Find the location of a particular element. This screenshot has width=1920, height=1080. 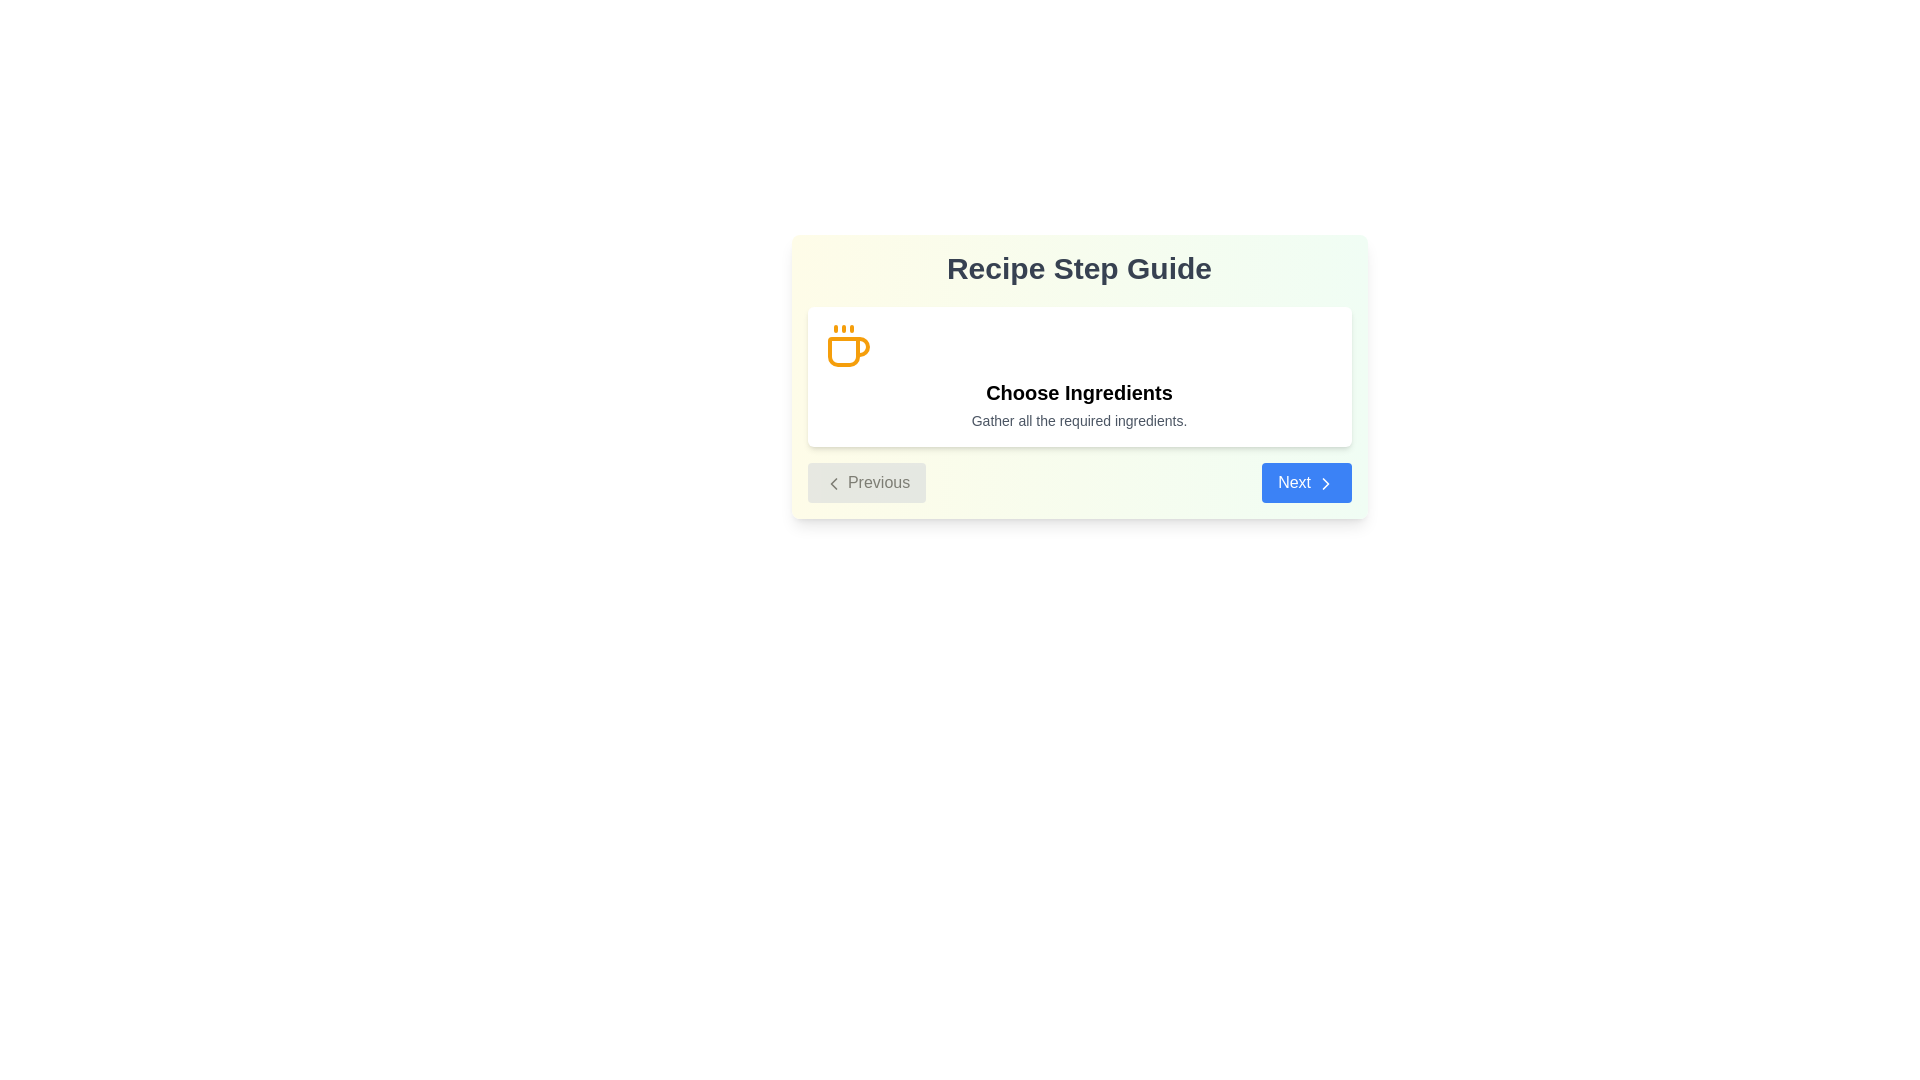

the 'Next' button located in the lower-right corner of the dialog box beneath the text 'Choose Ingredients' to proceed to the next step is located at coordinates (1306, 482).